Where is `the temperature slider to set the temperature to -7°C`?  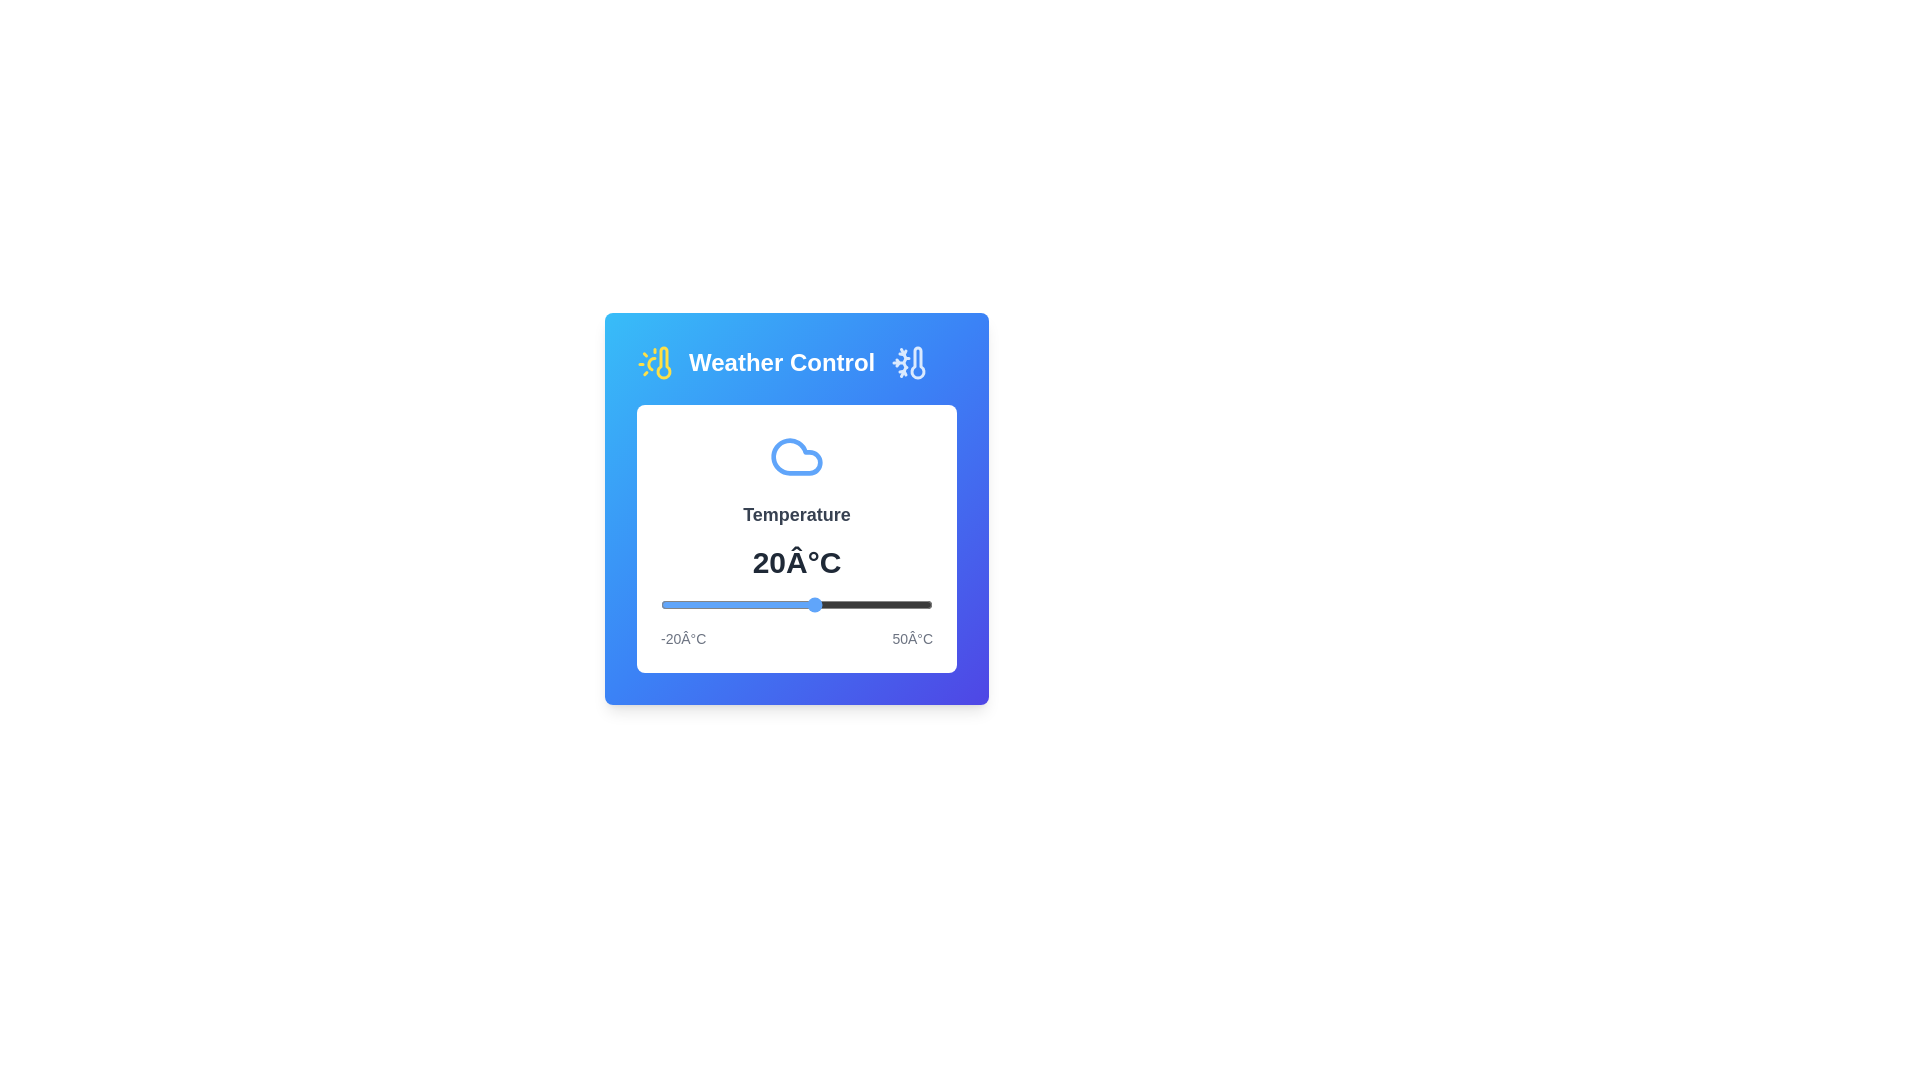 the temperature slider to set the temperature to -7°C is located at coordinates (711, 604).